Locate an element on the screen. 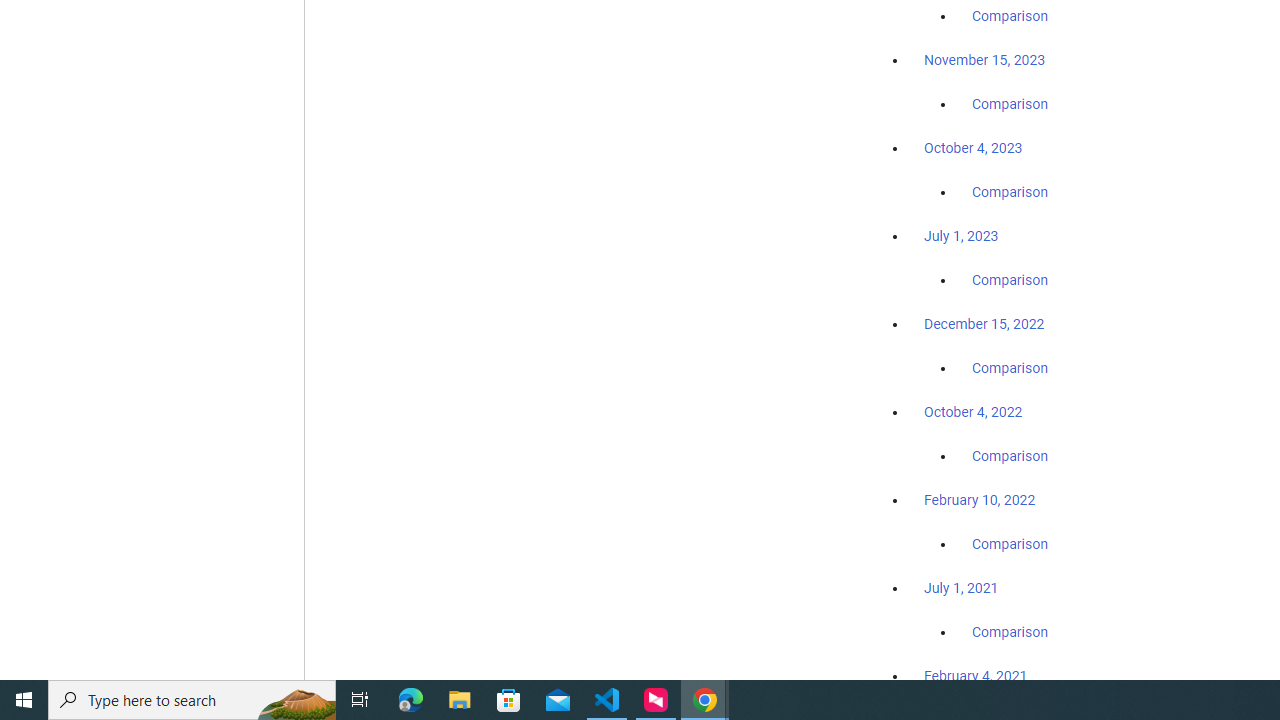  'July 1, 2021' is located at coordinates (961, 586).